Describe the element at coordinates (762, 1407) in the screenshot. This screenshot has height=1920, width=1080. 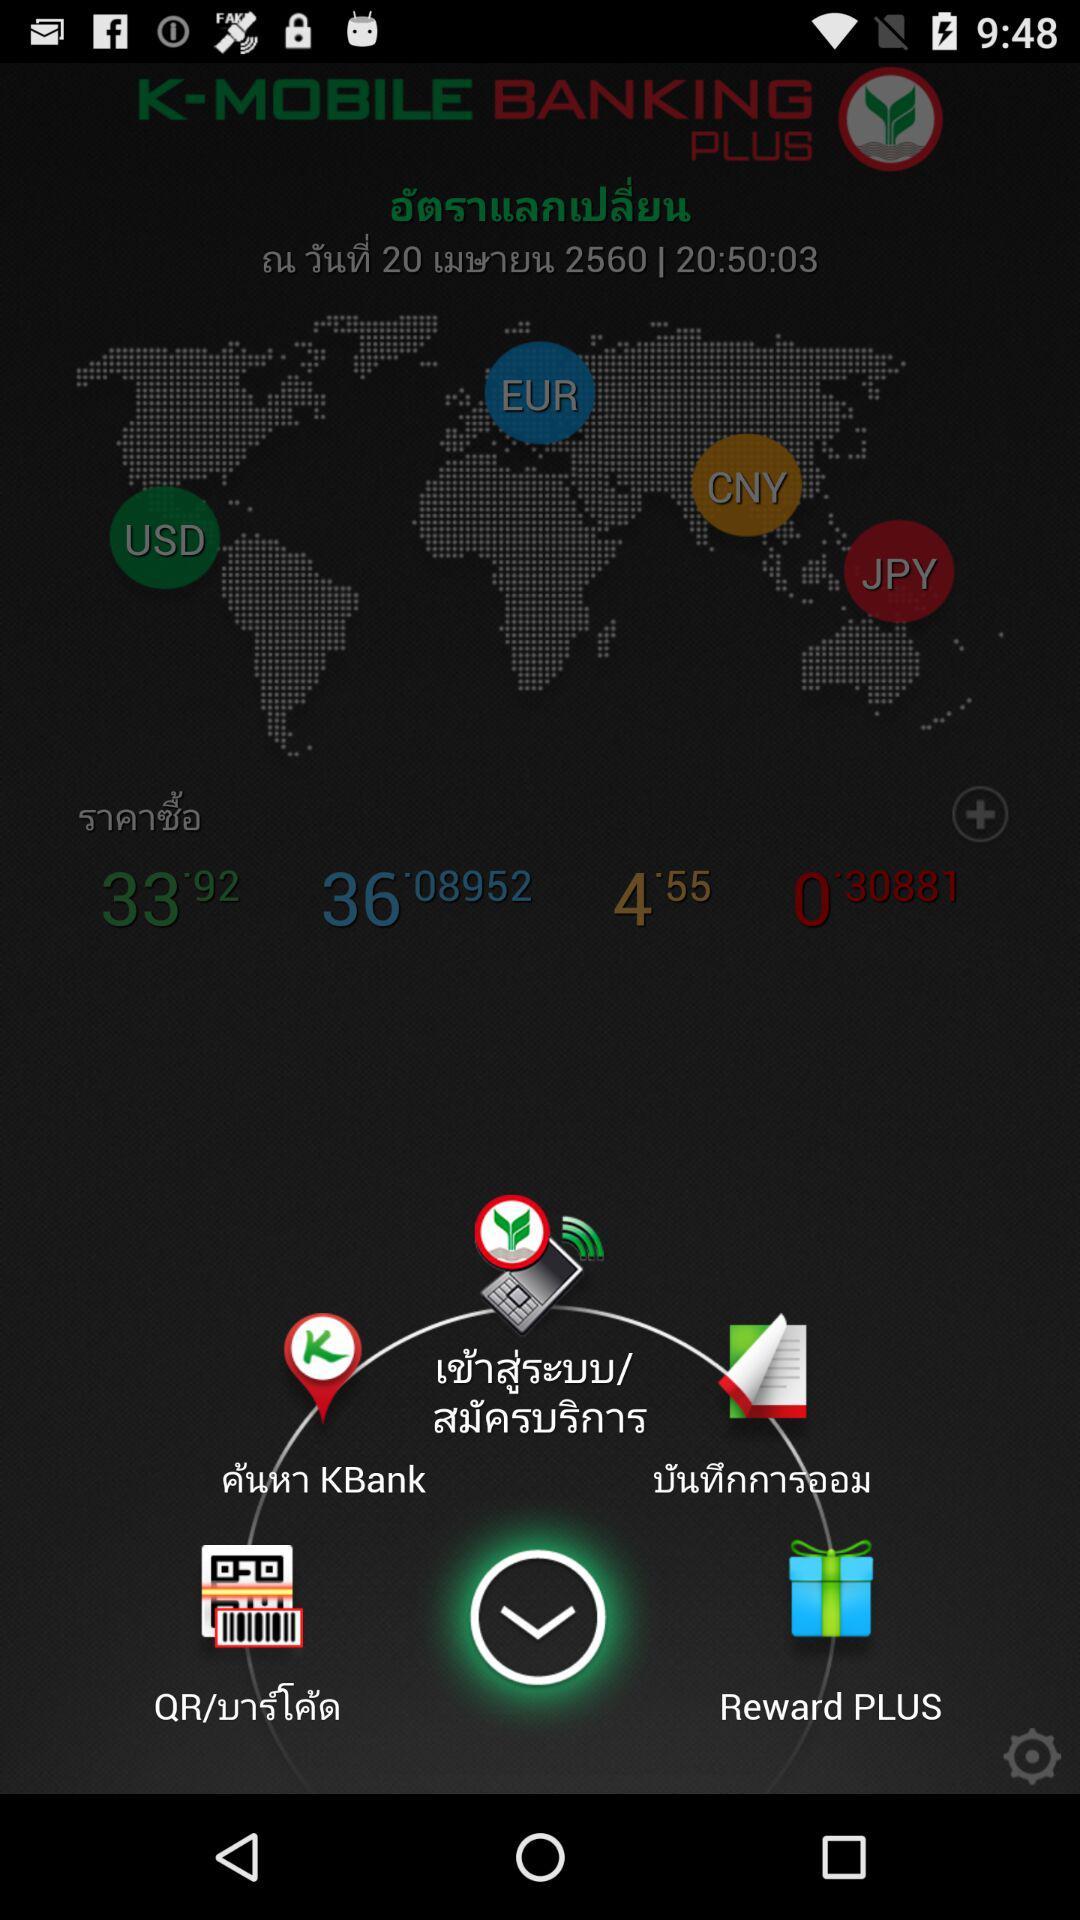
I see `the icon above the reward plus` at that location.